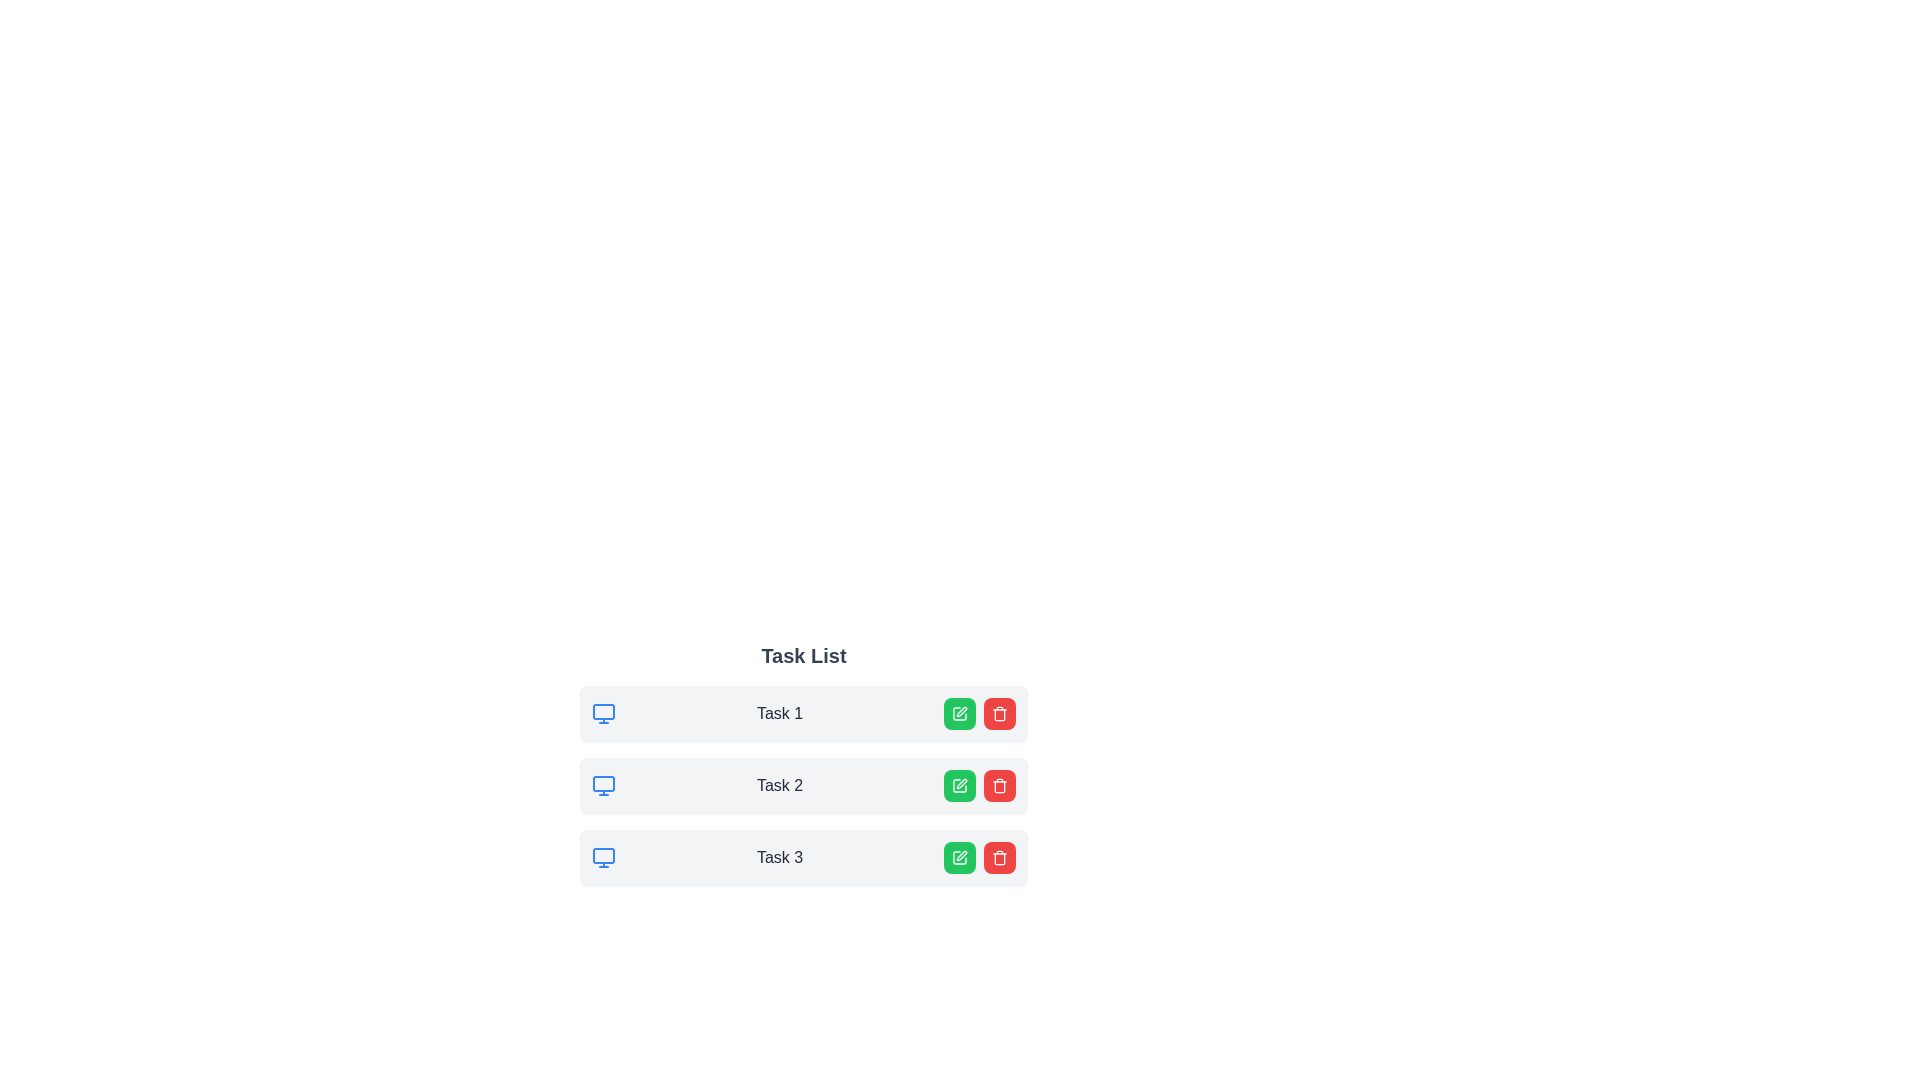  Describe the element at coordinates (804, 856) in the screenshot. I see `the third task item in the 'Task List'` at that location.